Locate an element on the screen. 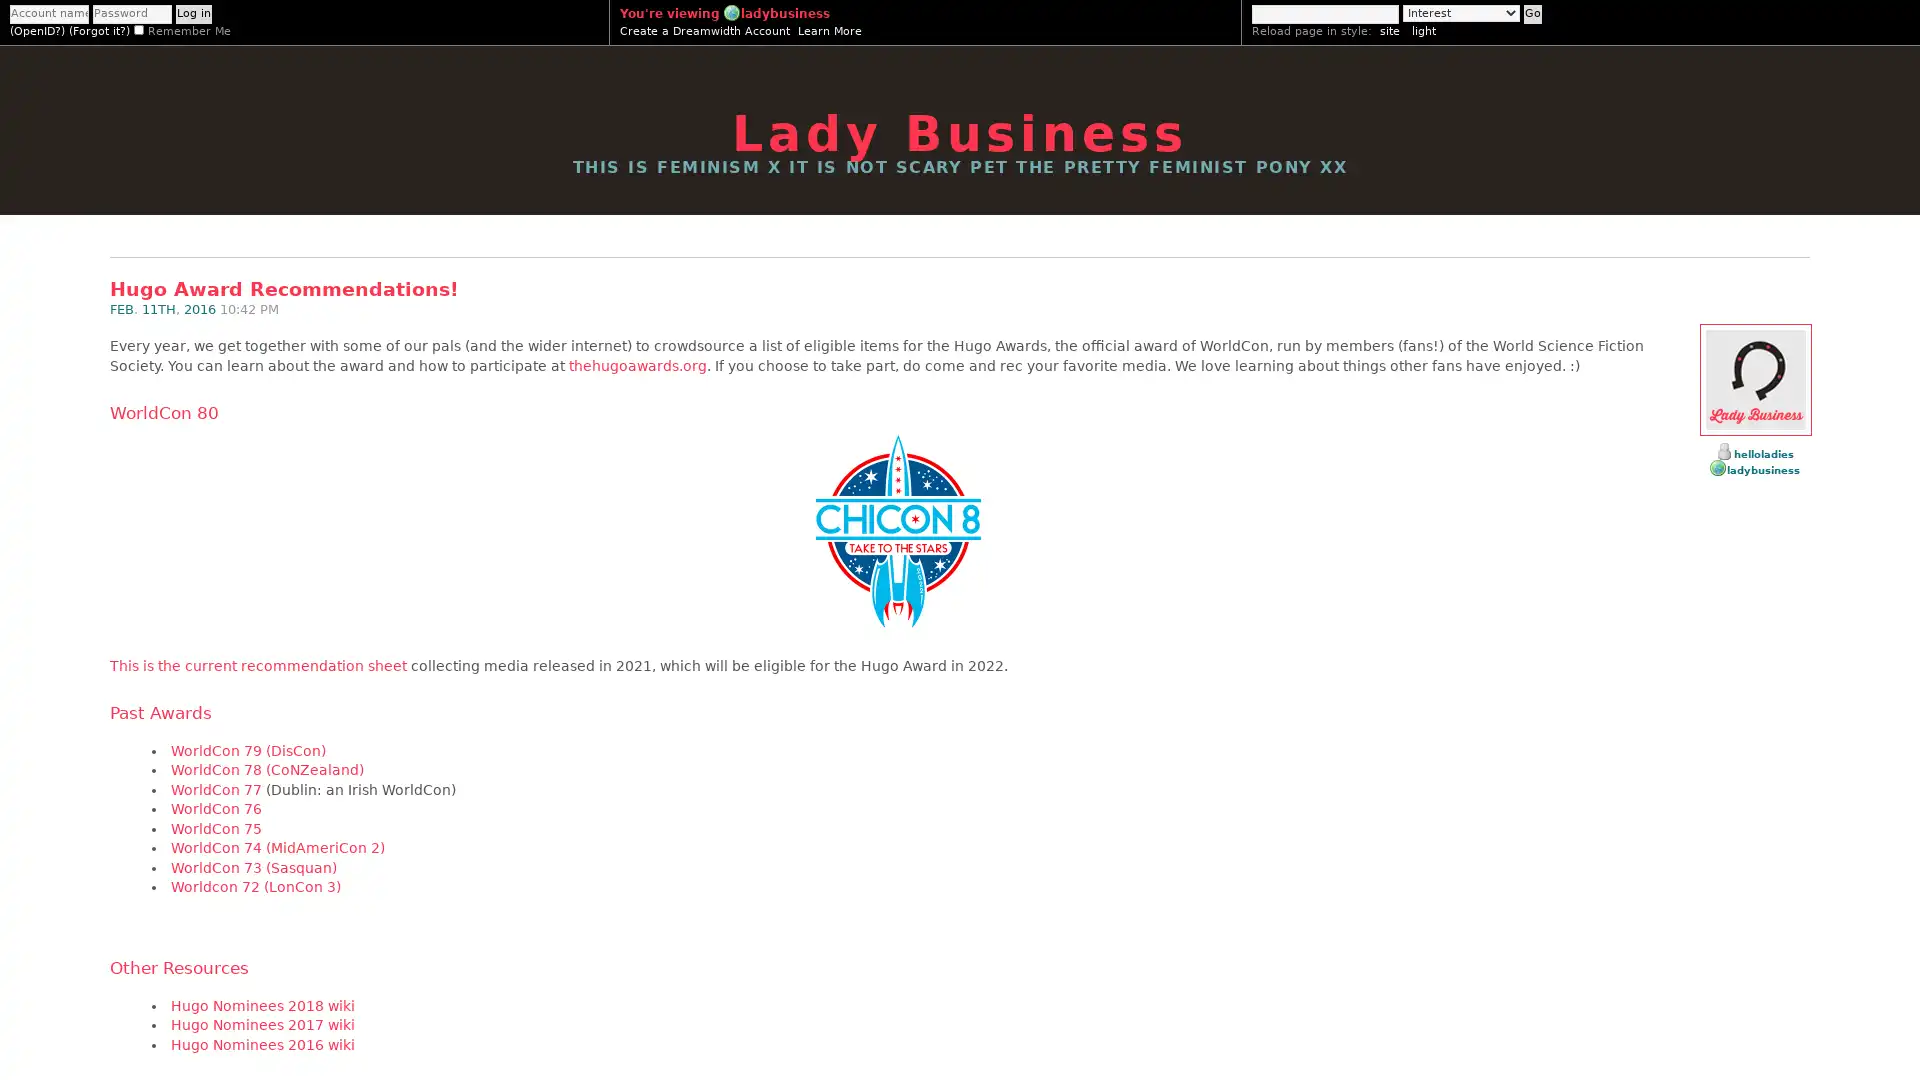  Log in is located at coordinates (193, 14).